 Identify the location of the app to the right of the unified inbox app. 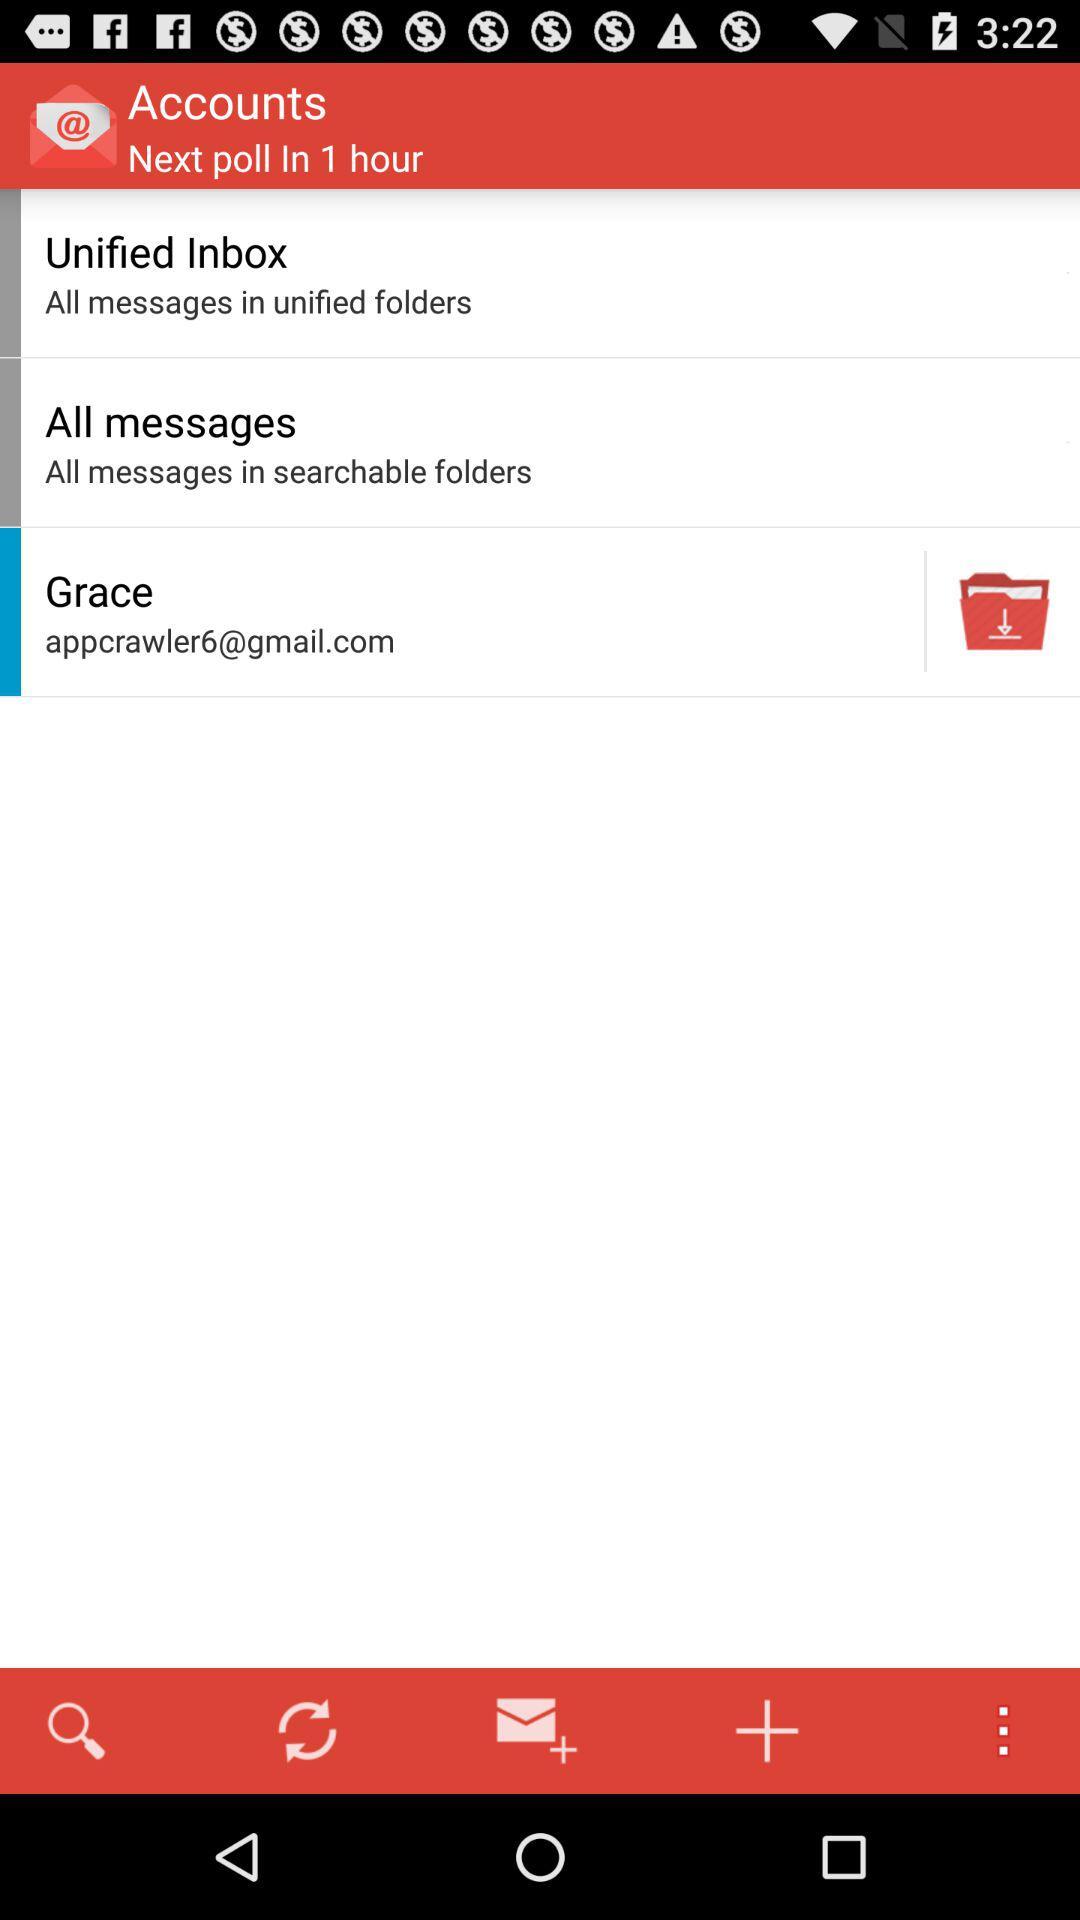
(1067, 272).